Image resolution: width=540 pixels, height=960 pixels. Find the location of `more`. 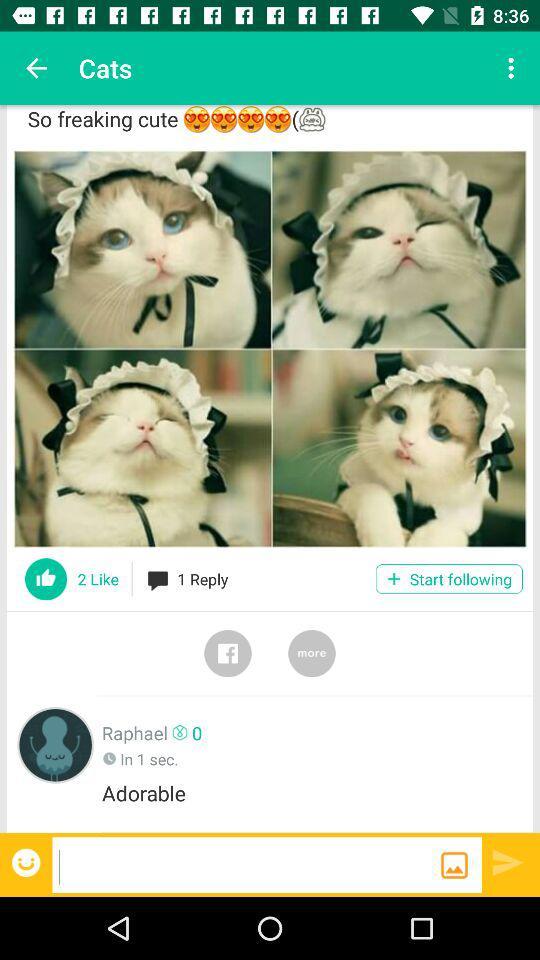

more is located at coordinates (312, 652).